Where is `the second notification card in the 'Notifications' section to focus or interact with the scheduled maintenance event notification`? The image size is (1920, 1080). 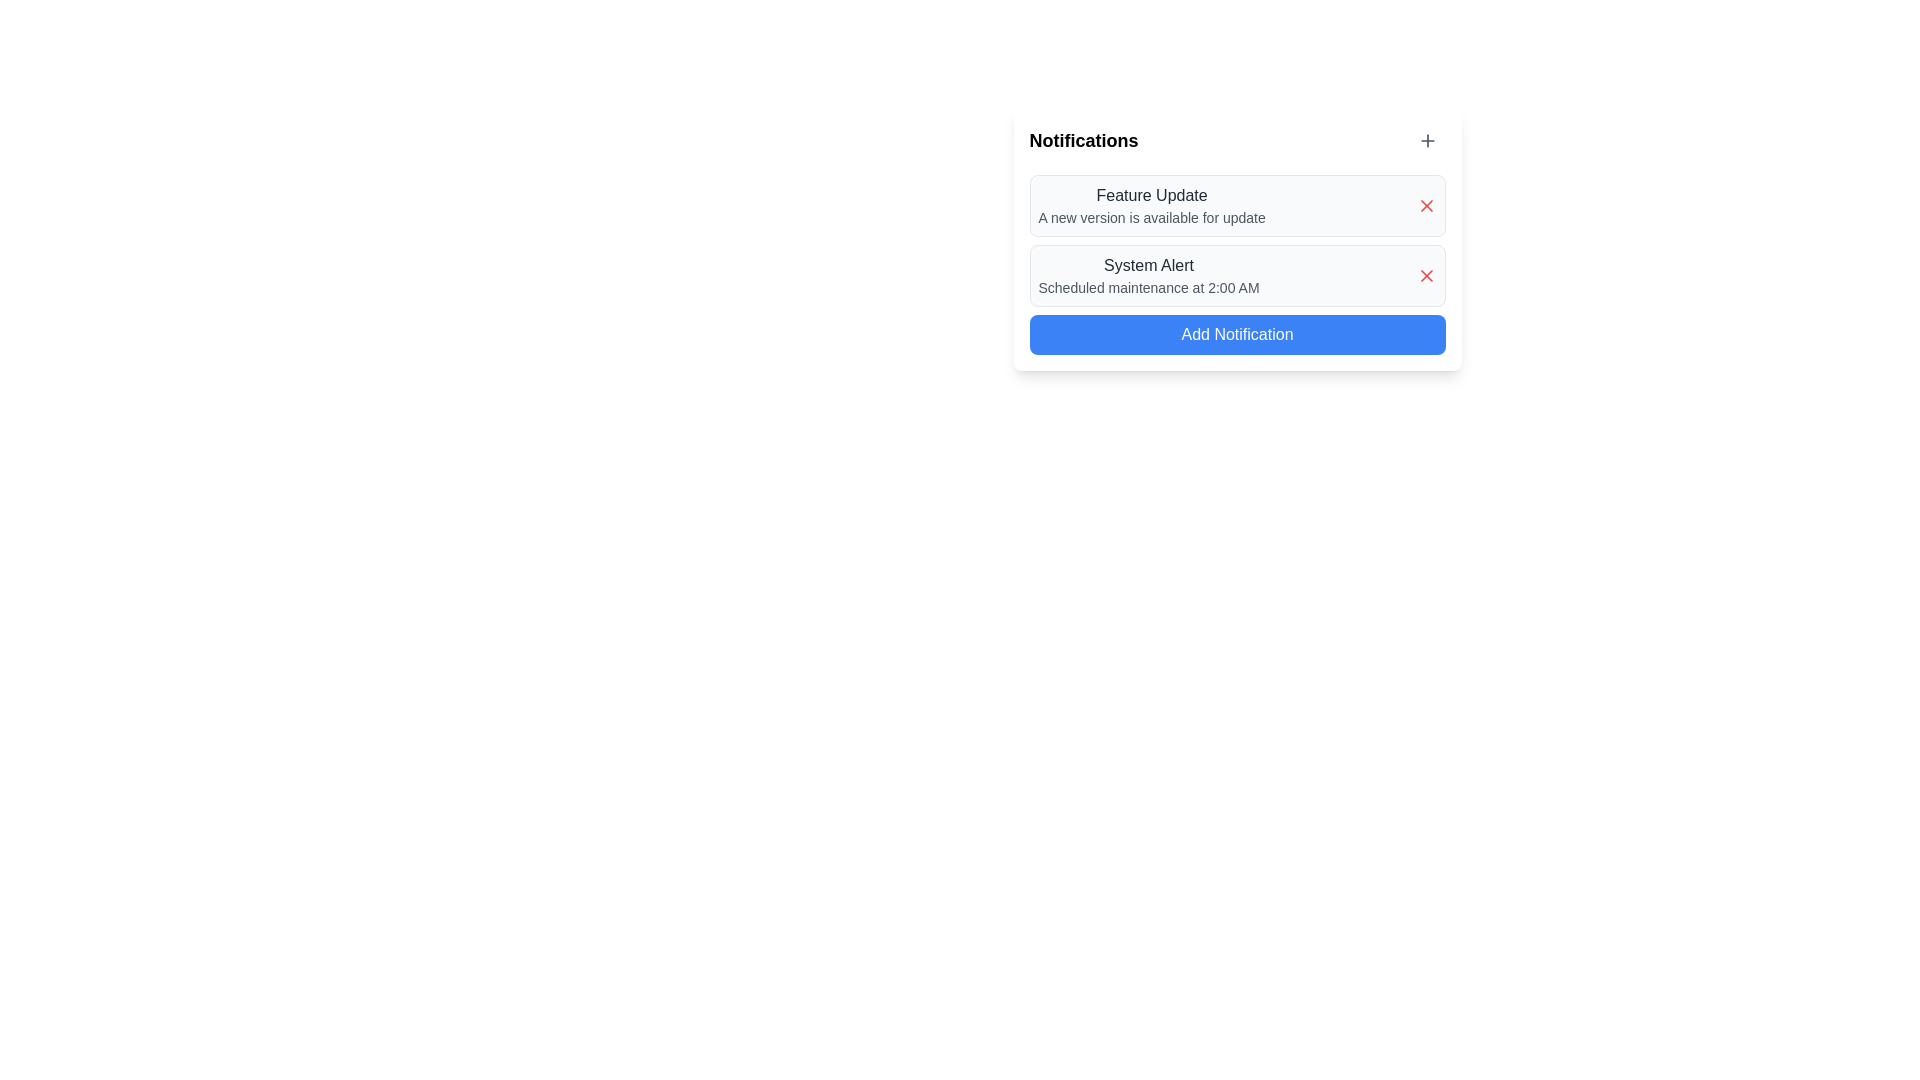 the second notification card in the 'Notifications' section to focus or interact with the scheduled maintenance event notification is located at coordinates (1148, 276).